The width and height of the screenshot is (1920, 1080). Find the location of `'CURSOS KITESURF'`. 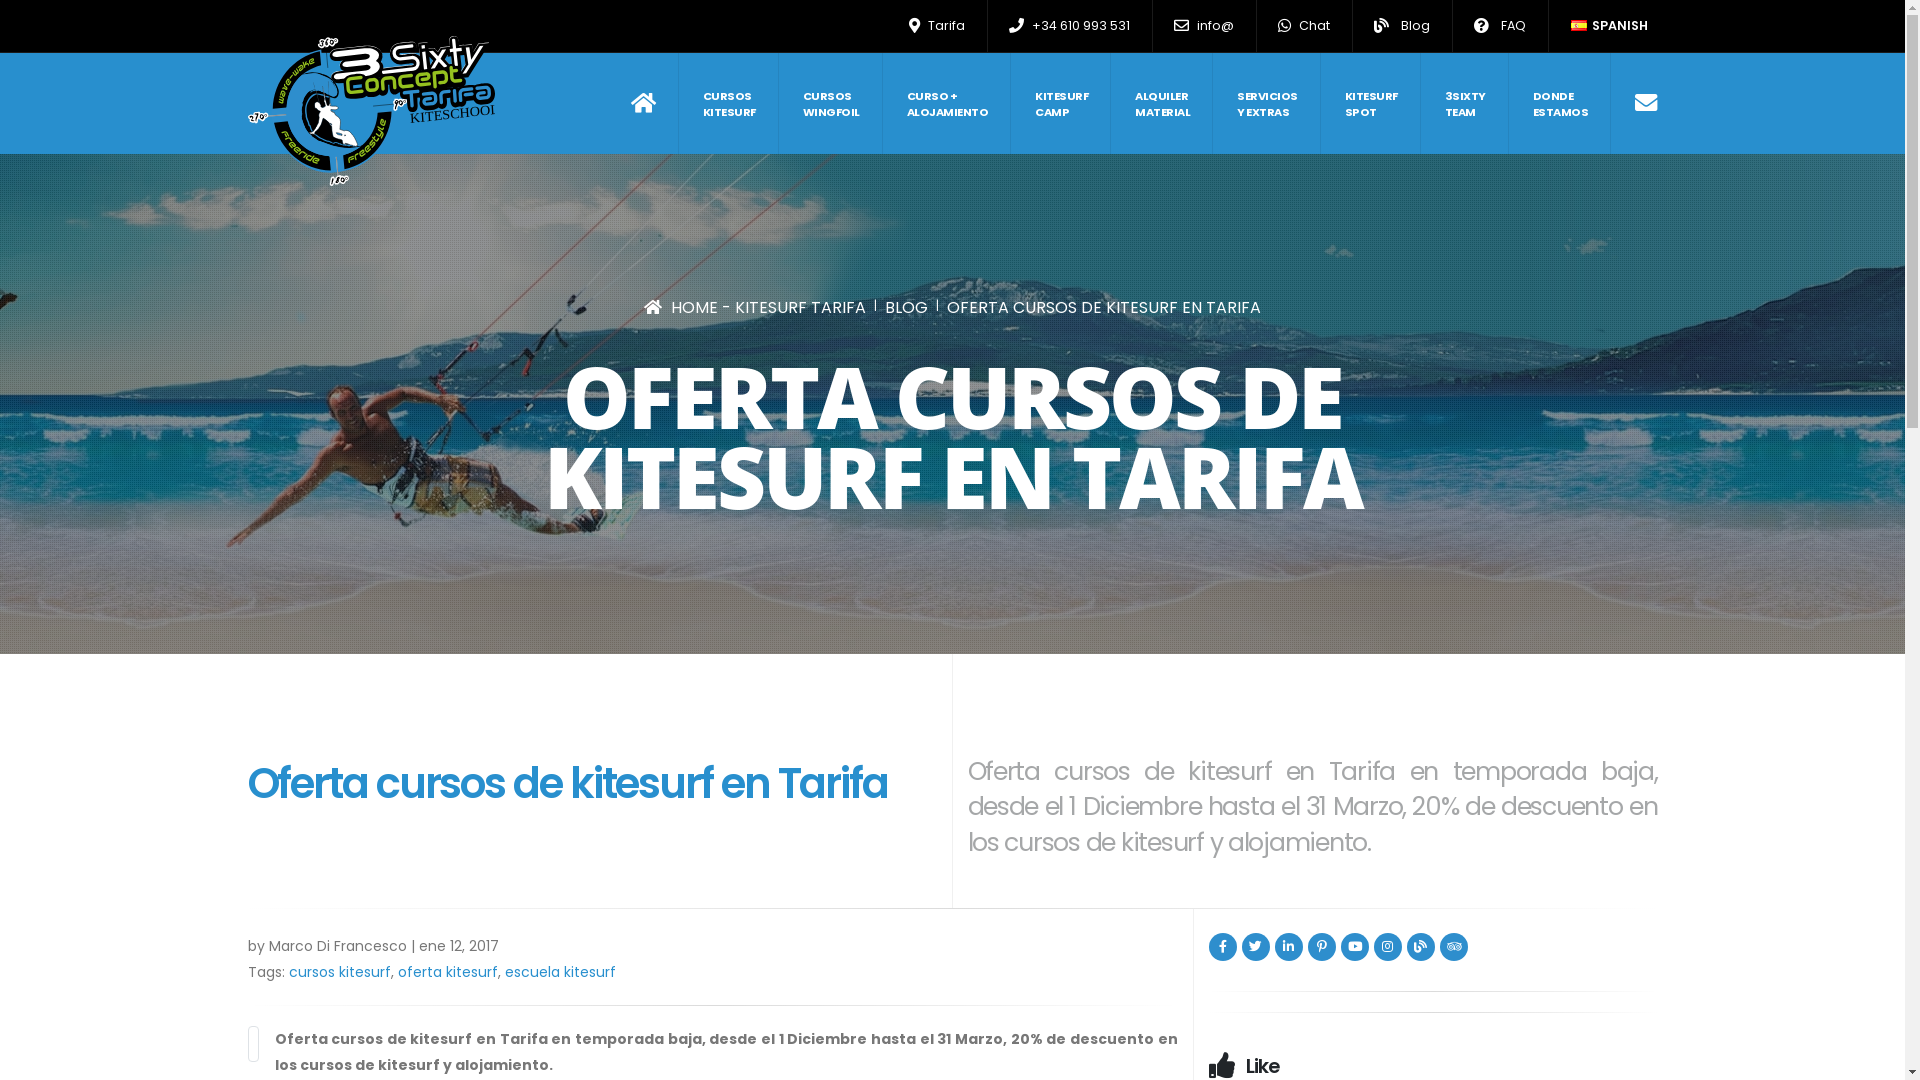

'CURSOS KITESURF' is located at coordinates (680, 103).